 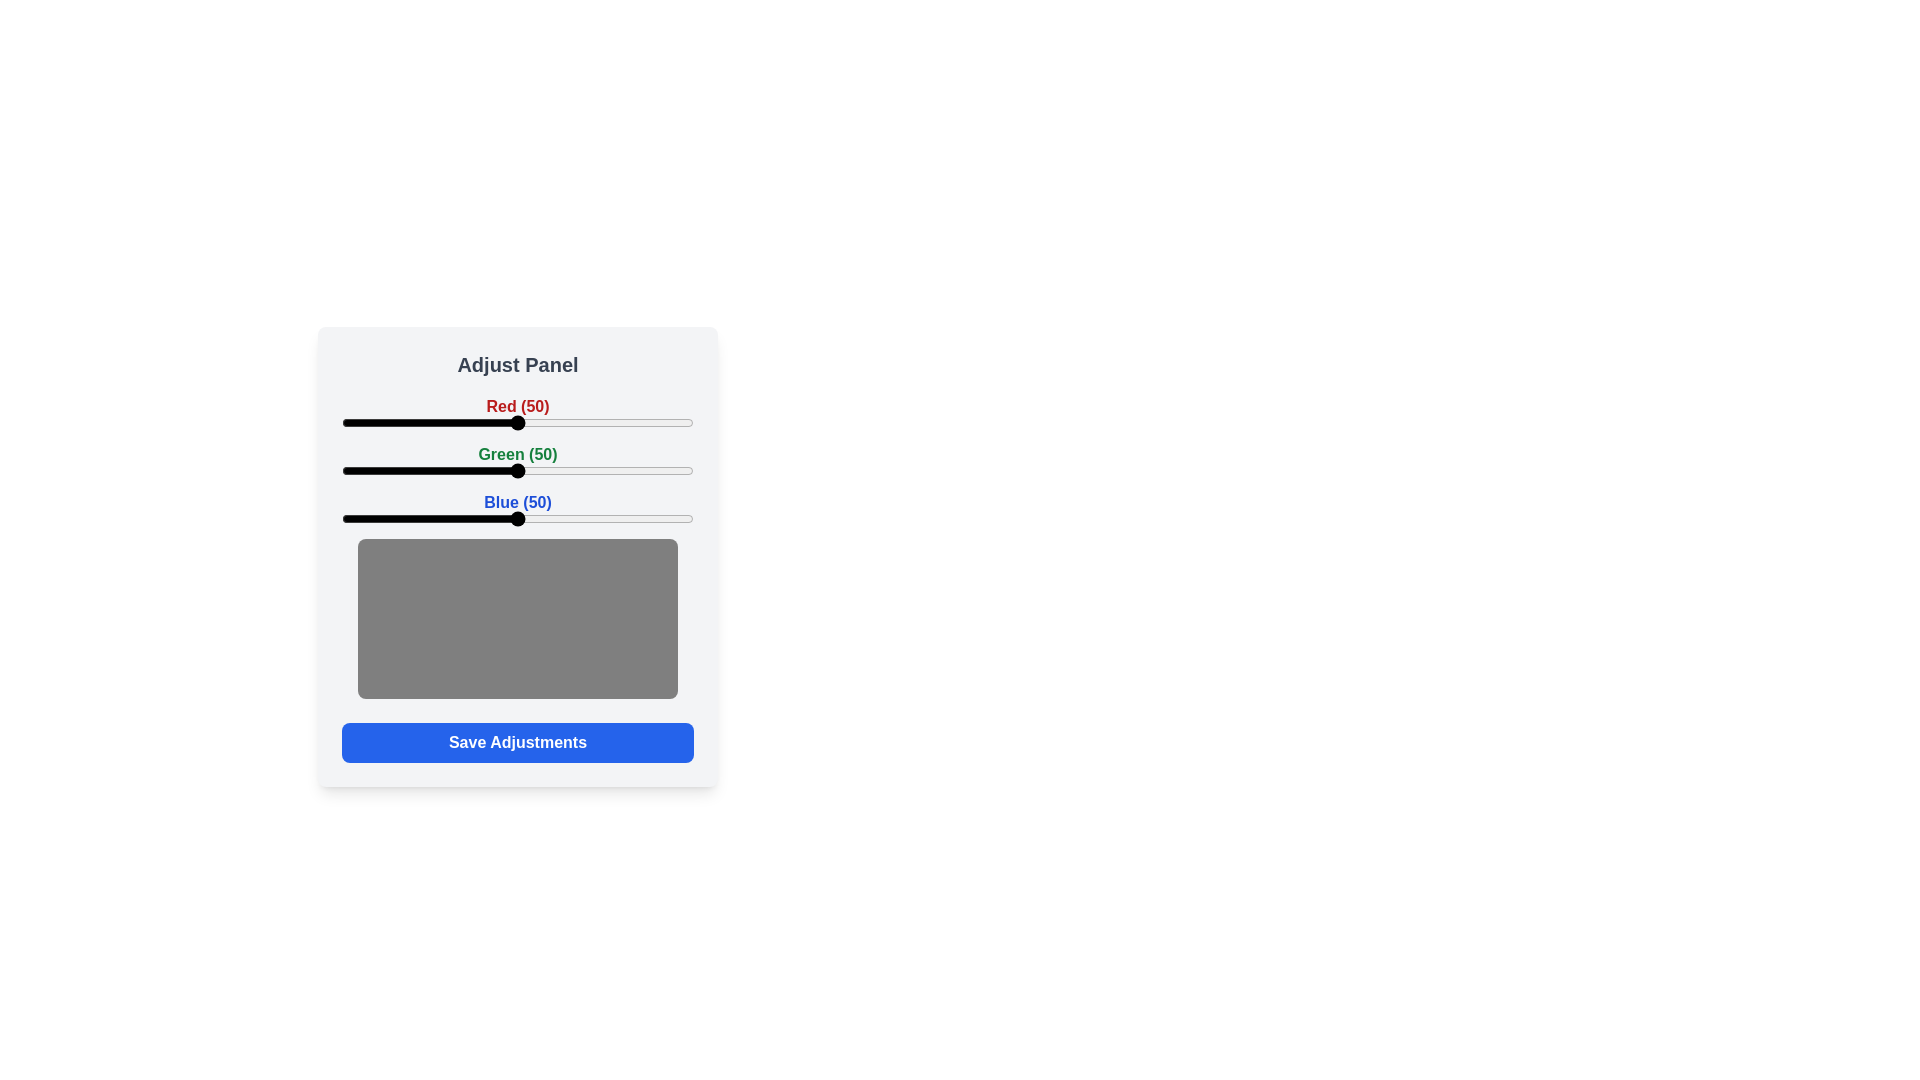 What do you see at coordinates (496, 518) in the screenshot?
I see `the blue slider to 44 percent` at bounding box center [496, 518].